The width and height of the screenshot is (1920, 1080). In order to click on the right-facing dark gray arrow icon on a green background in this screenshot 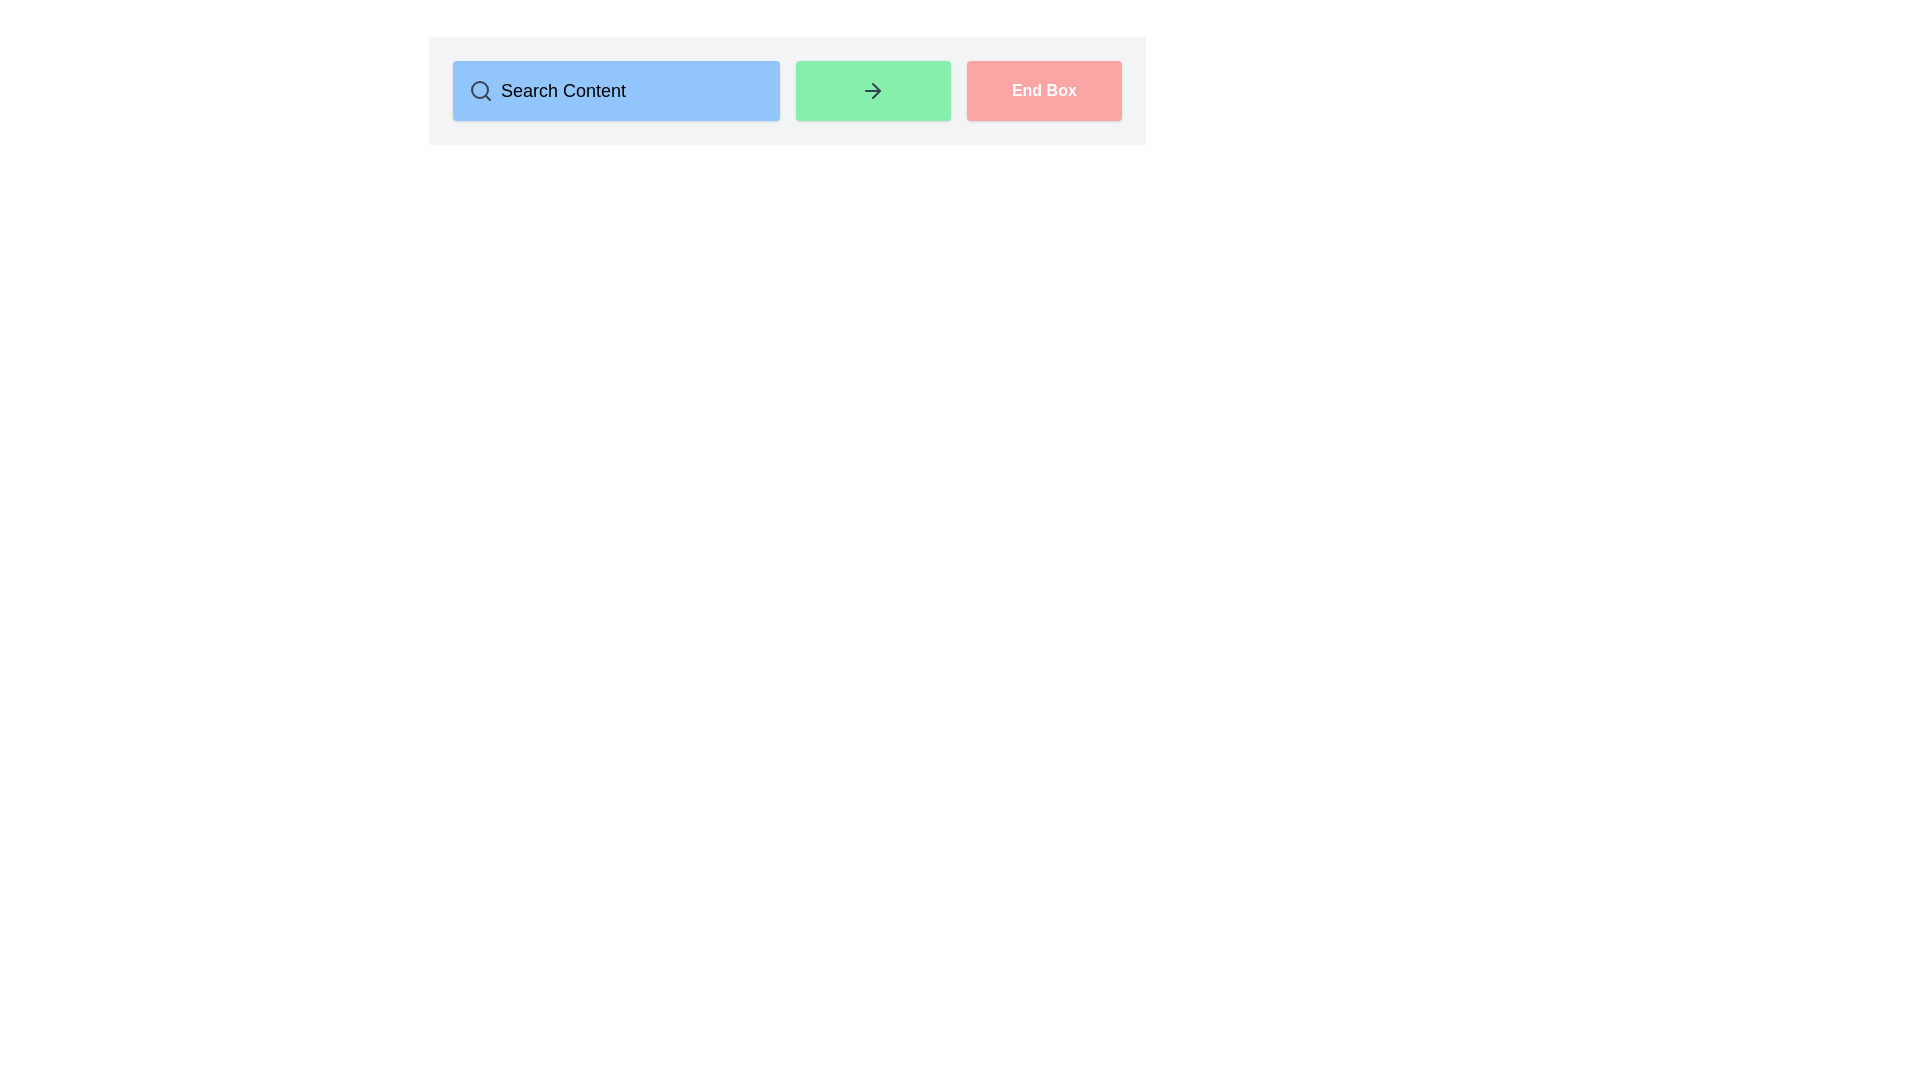, I will do `click(873, 91)`.